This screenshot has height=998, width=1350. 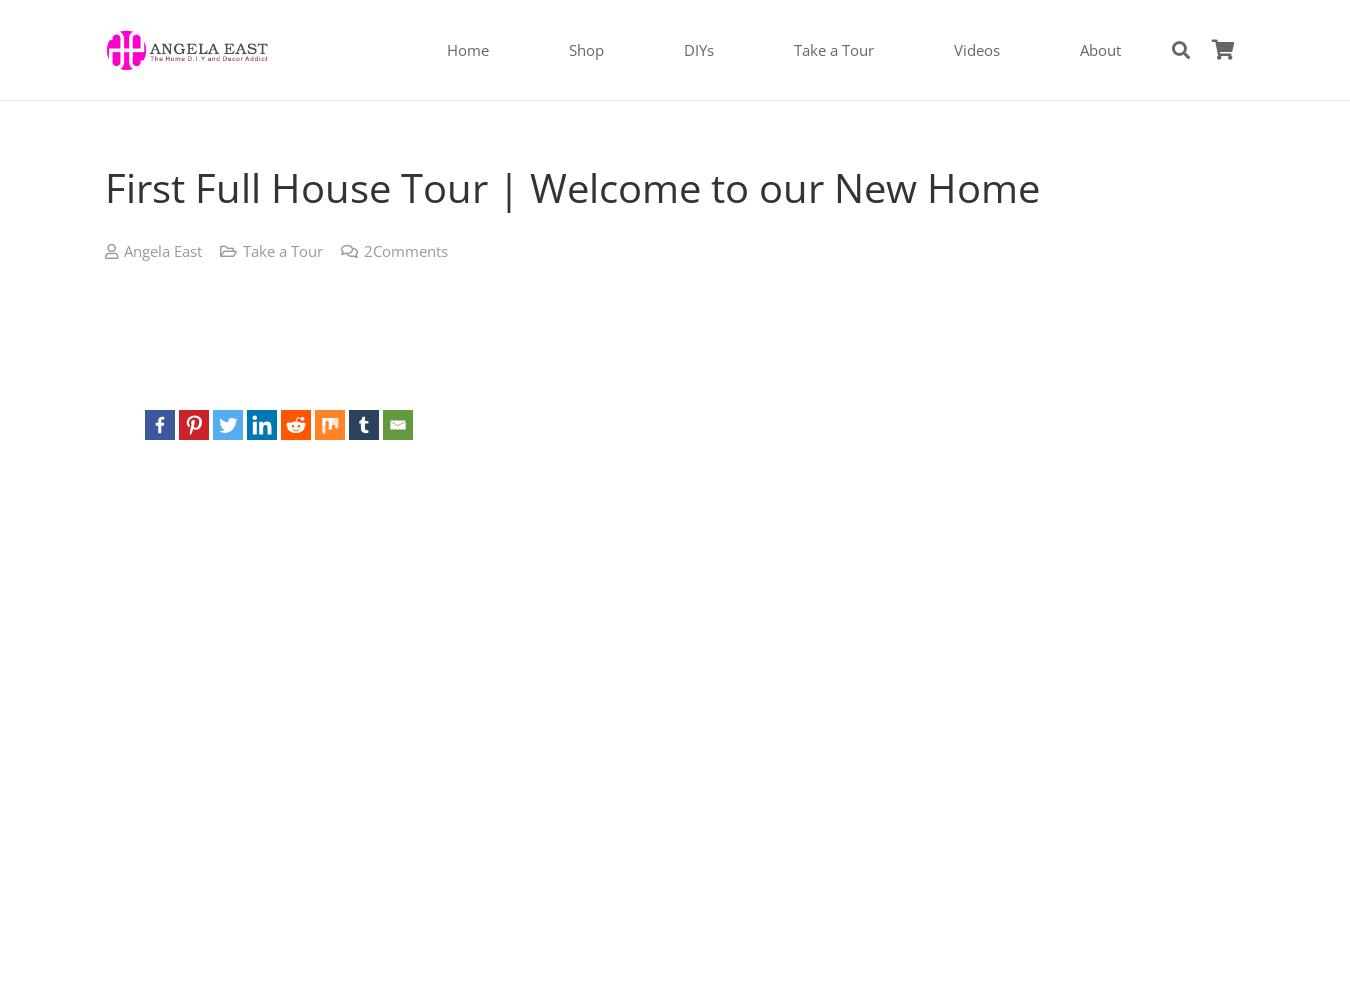 What do you see at coordinates (162, 249) in the screenshot?
I see `'Angela East'` at bounding box center [162, 249].